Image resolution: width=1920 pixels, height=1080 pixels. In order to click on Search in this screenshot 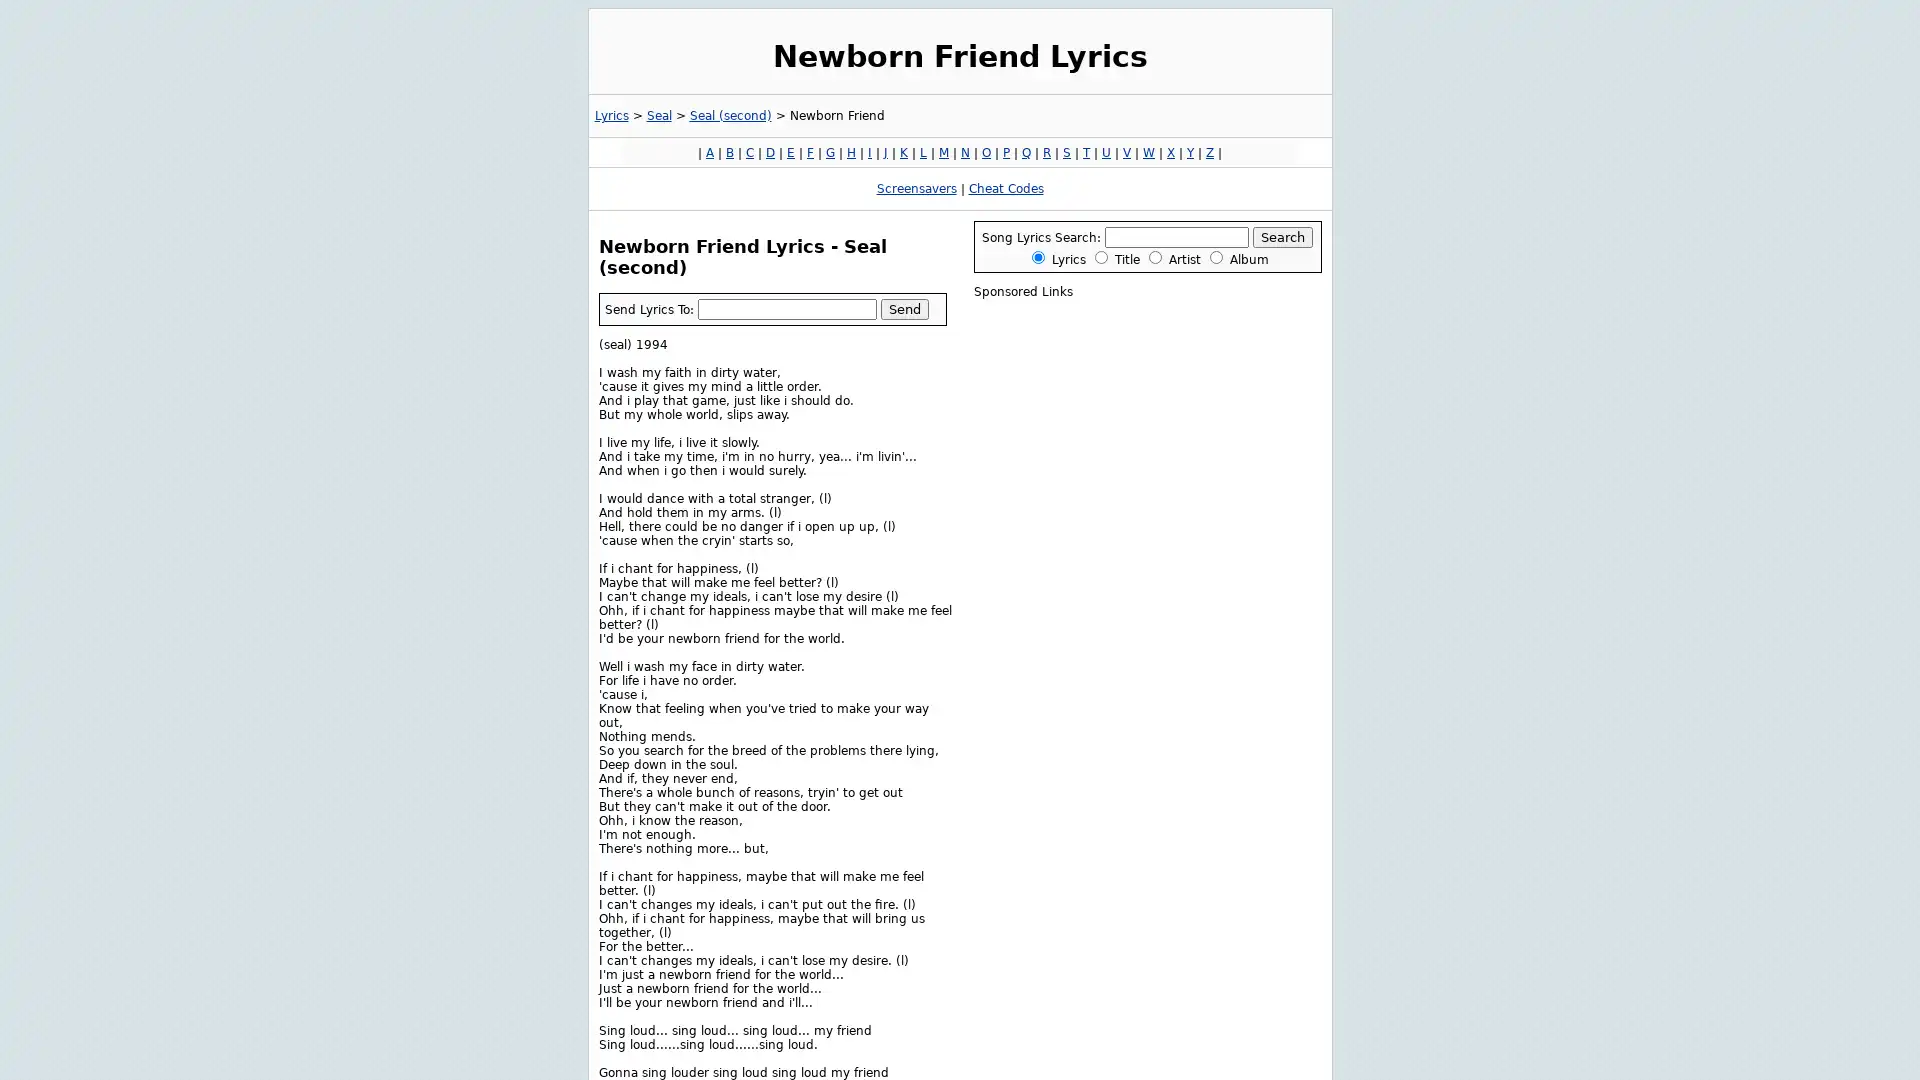, I will do `click(1282, 236)`.